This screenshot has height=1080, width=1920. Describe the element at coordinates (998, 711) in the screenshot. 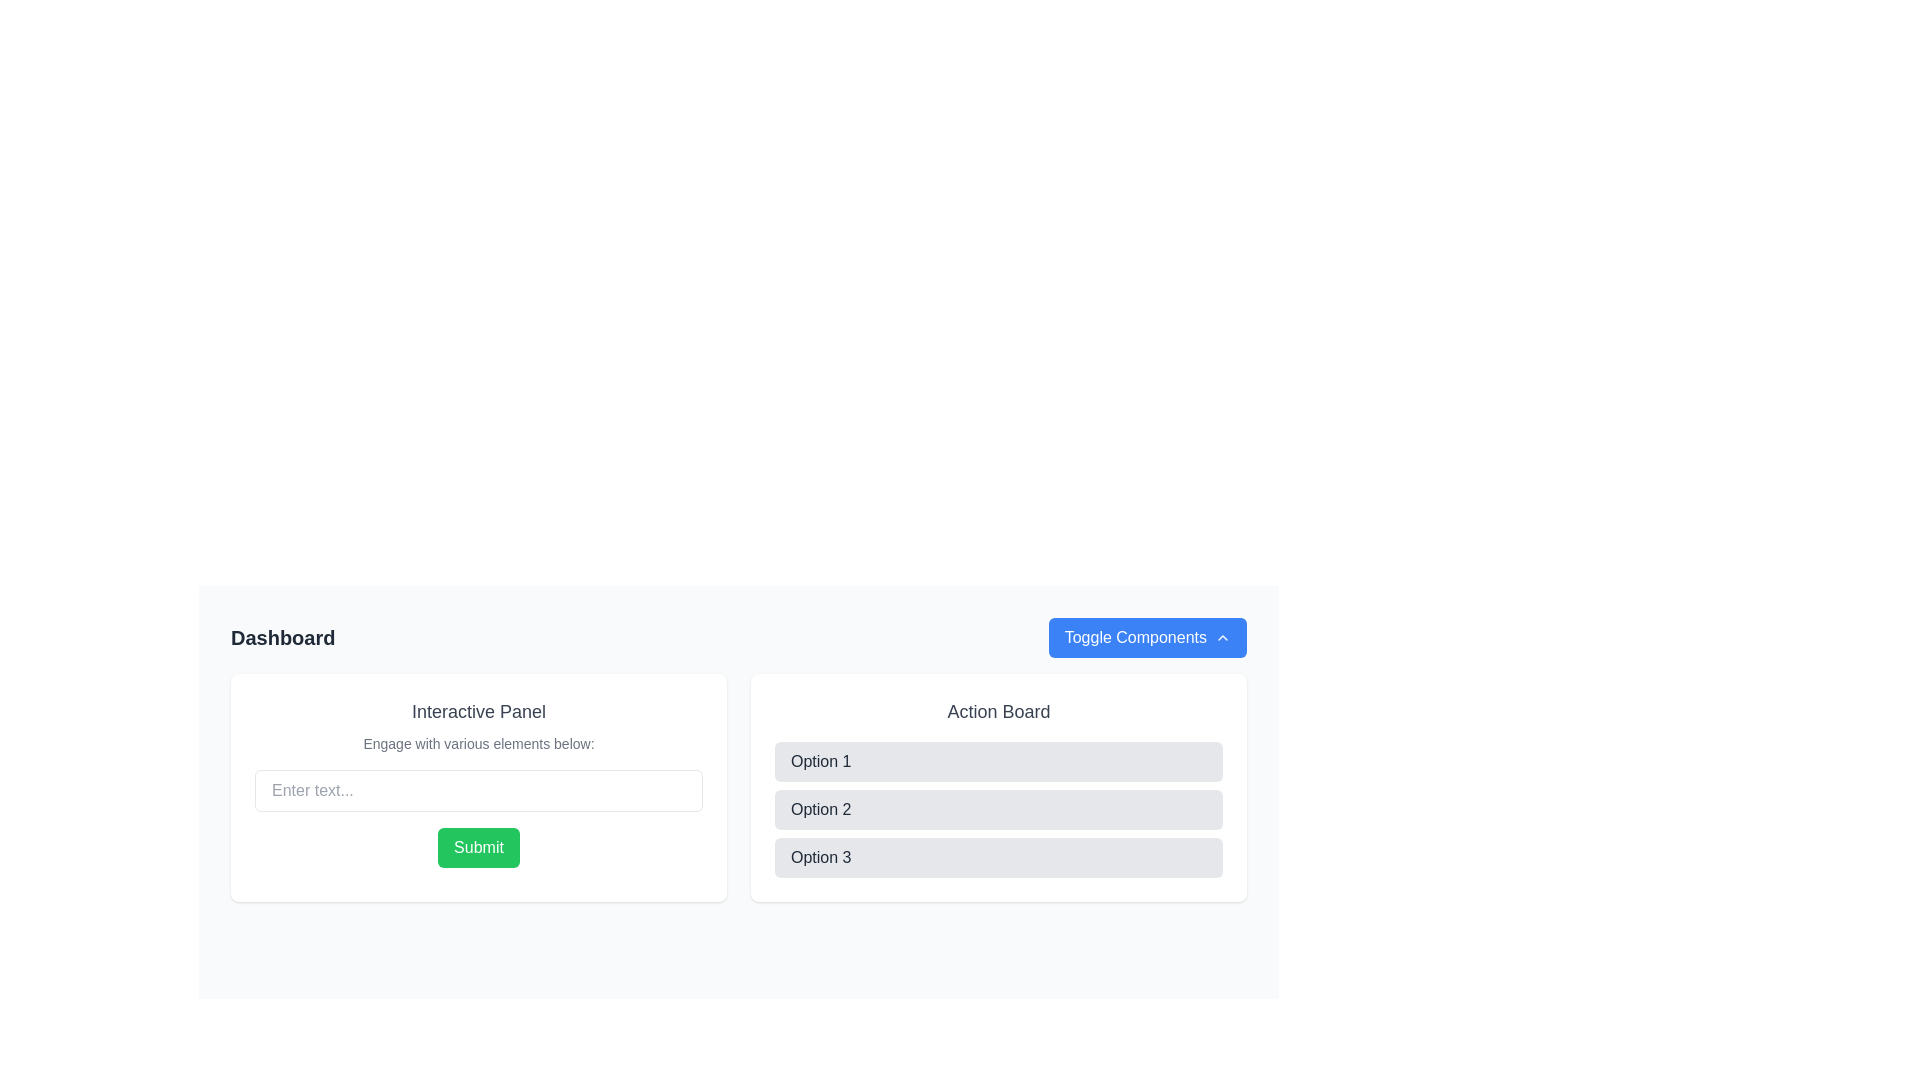

I see `the 'Action Board' text label, which is positioned at the top of the right-hand card section, above the options list` at that location.